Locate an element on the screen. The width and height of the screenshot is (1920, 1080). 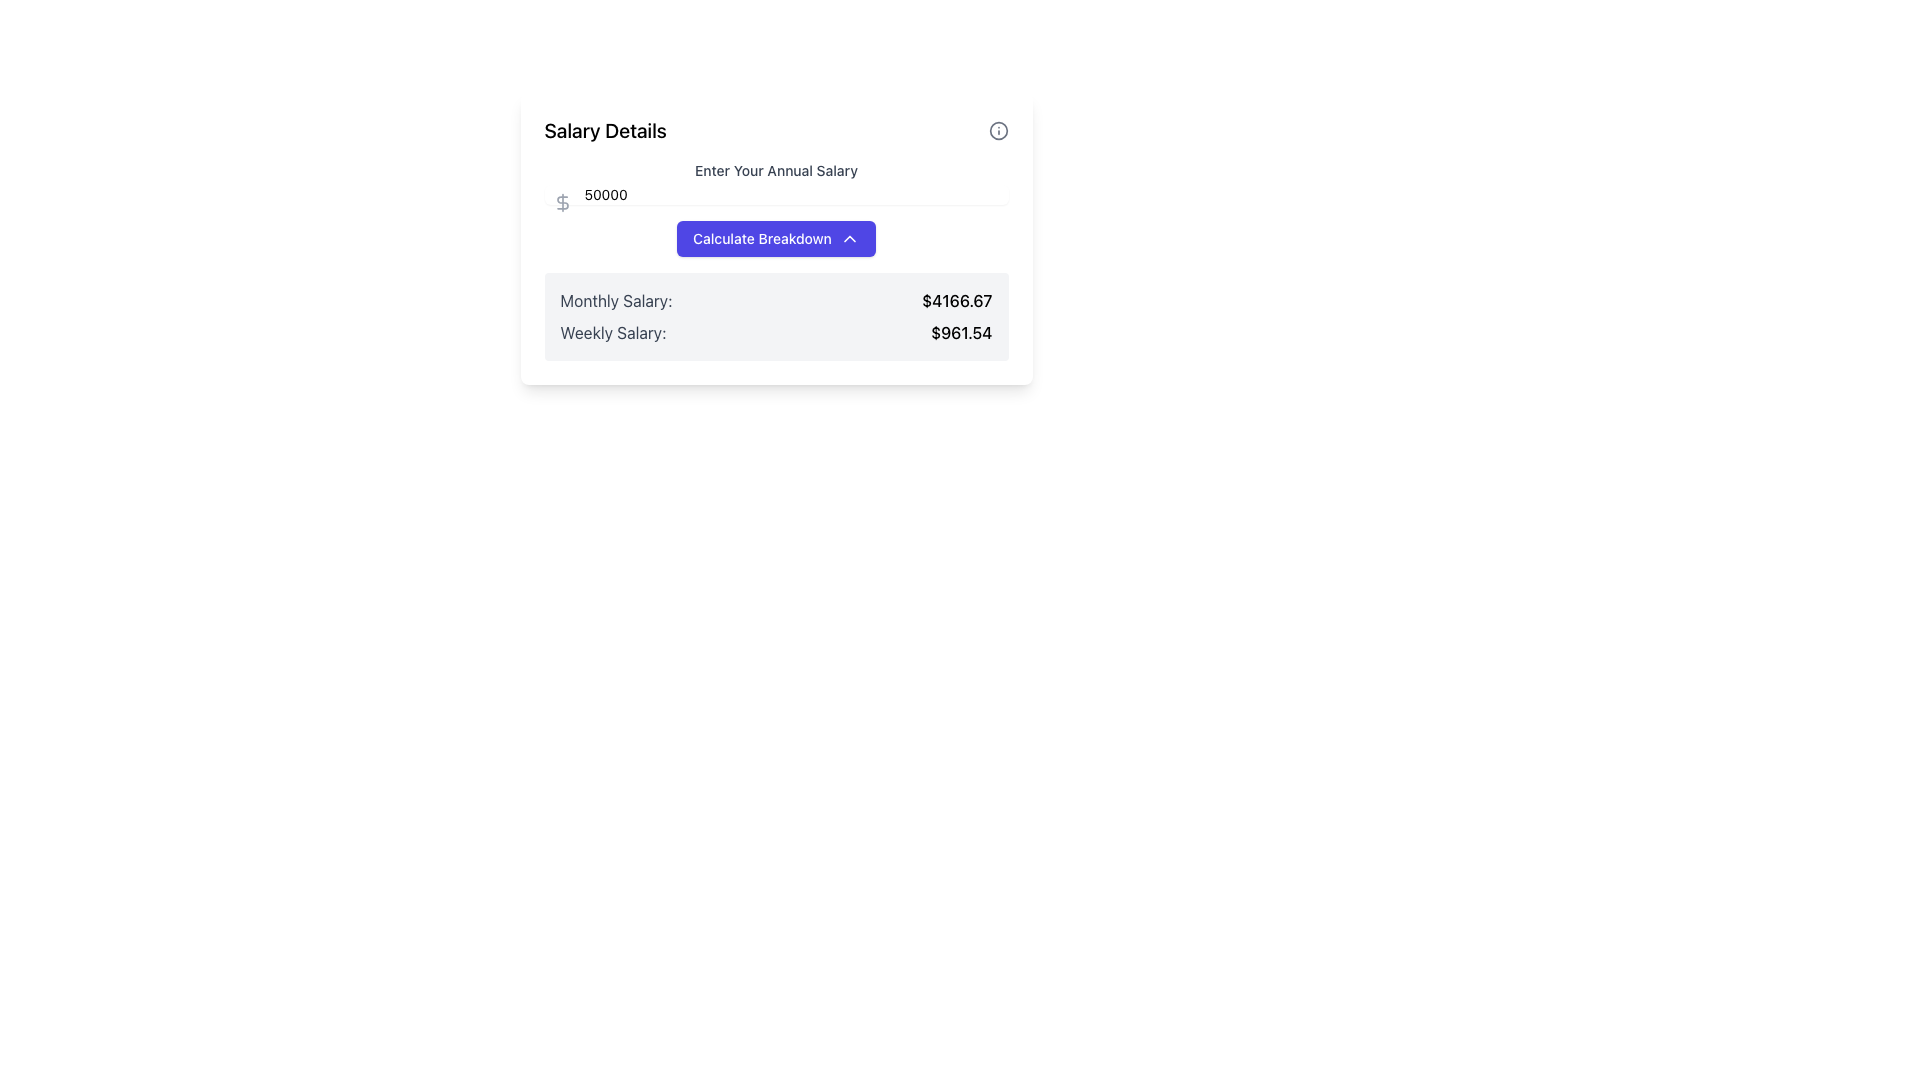
the text label that displays 'Salary Details', which is styled in bold and prominently positioned at the top-left corner of its section is located at coordinates (604, 131).